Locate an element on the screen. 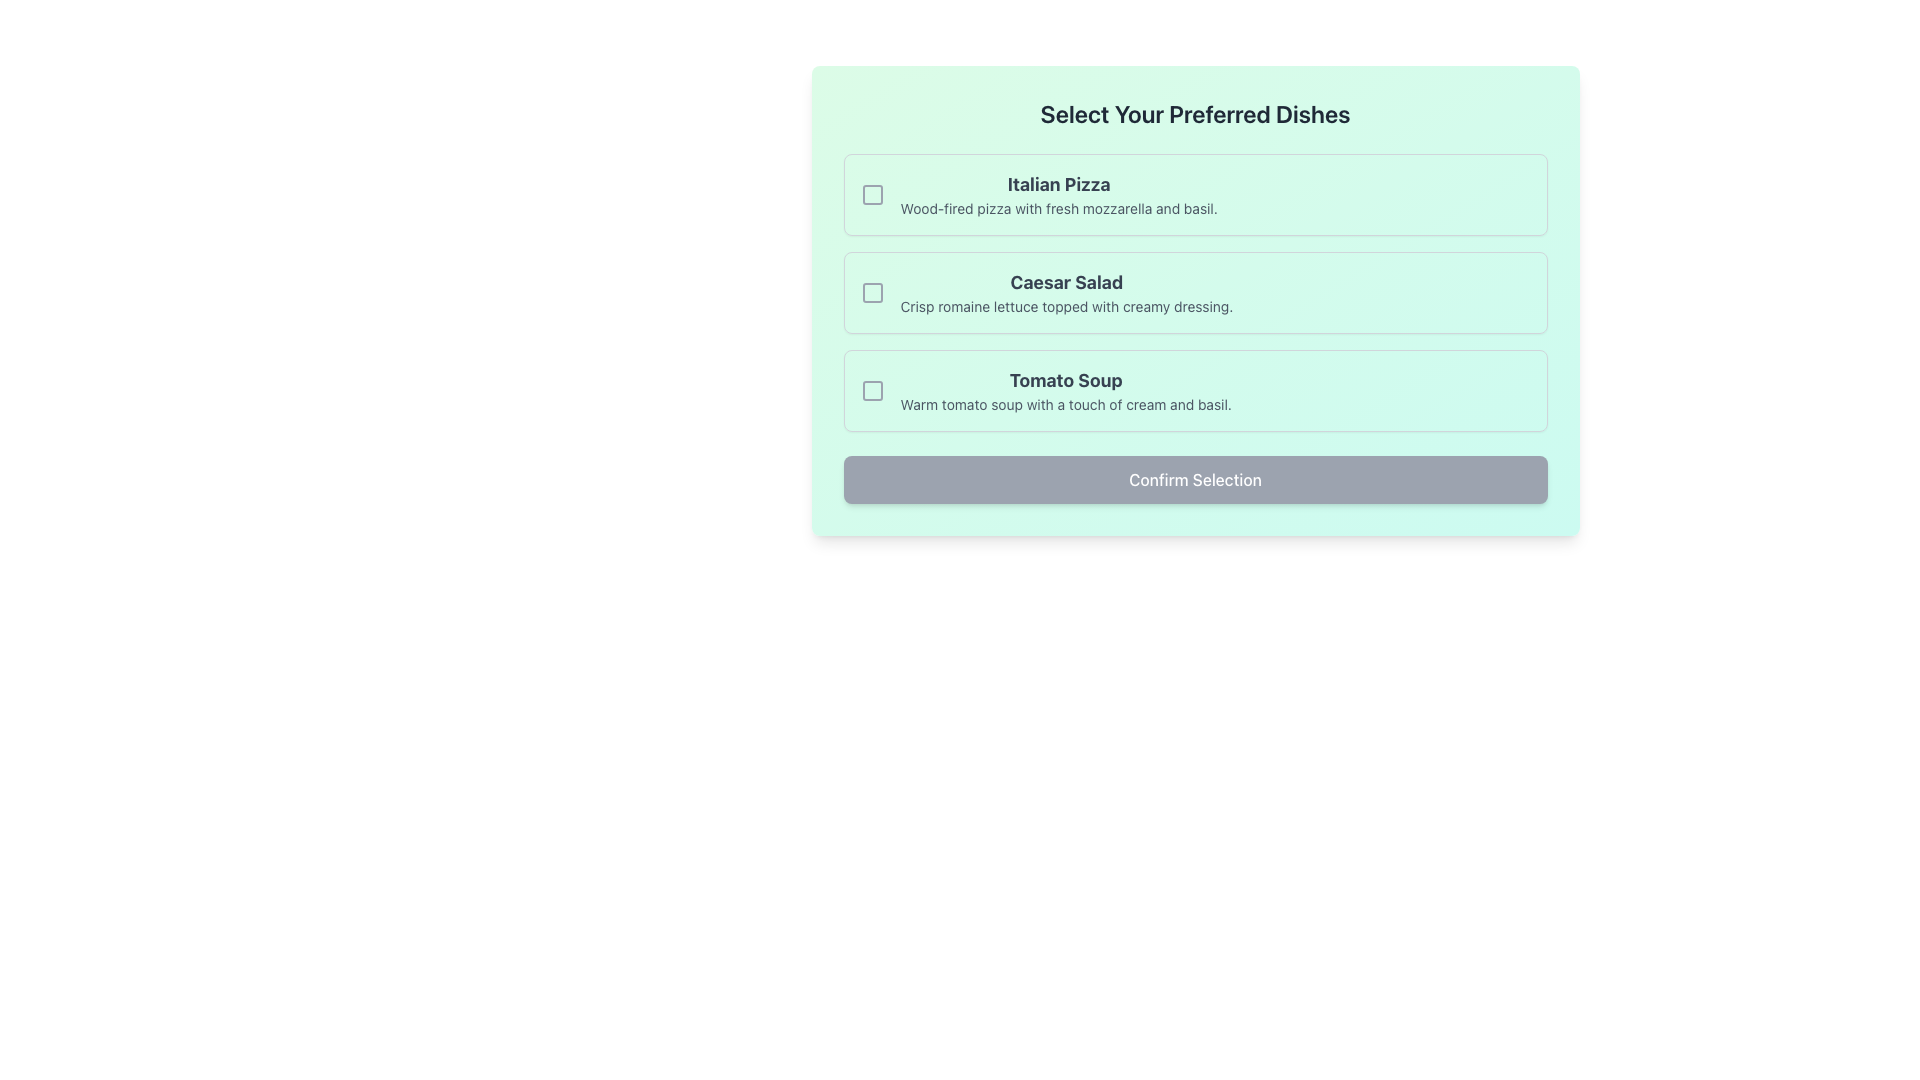  the text description that reads 'Crisp romaine lettuce topped with creamy dressing.' located below the title 'Caesar Salad' is located at coordinates (1065, 307).